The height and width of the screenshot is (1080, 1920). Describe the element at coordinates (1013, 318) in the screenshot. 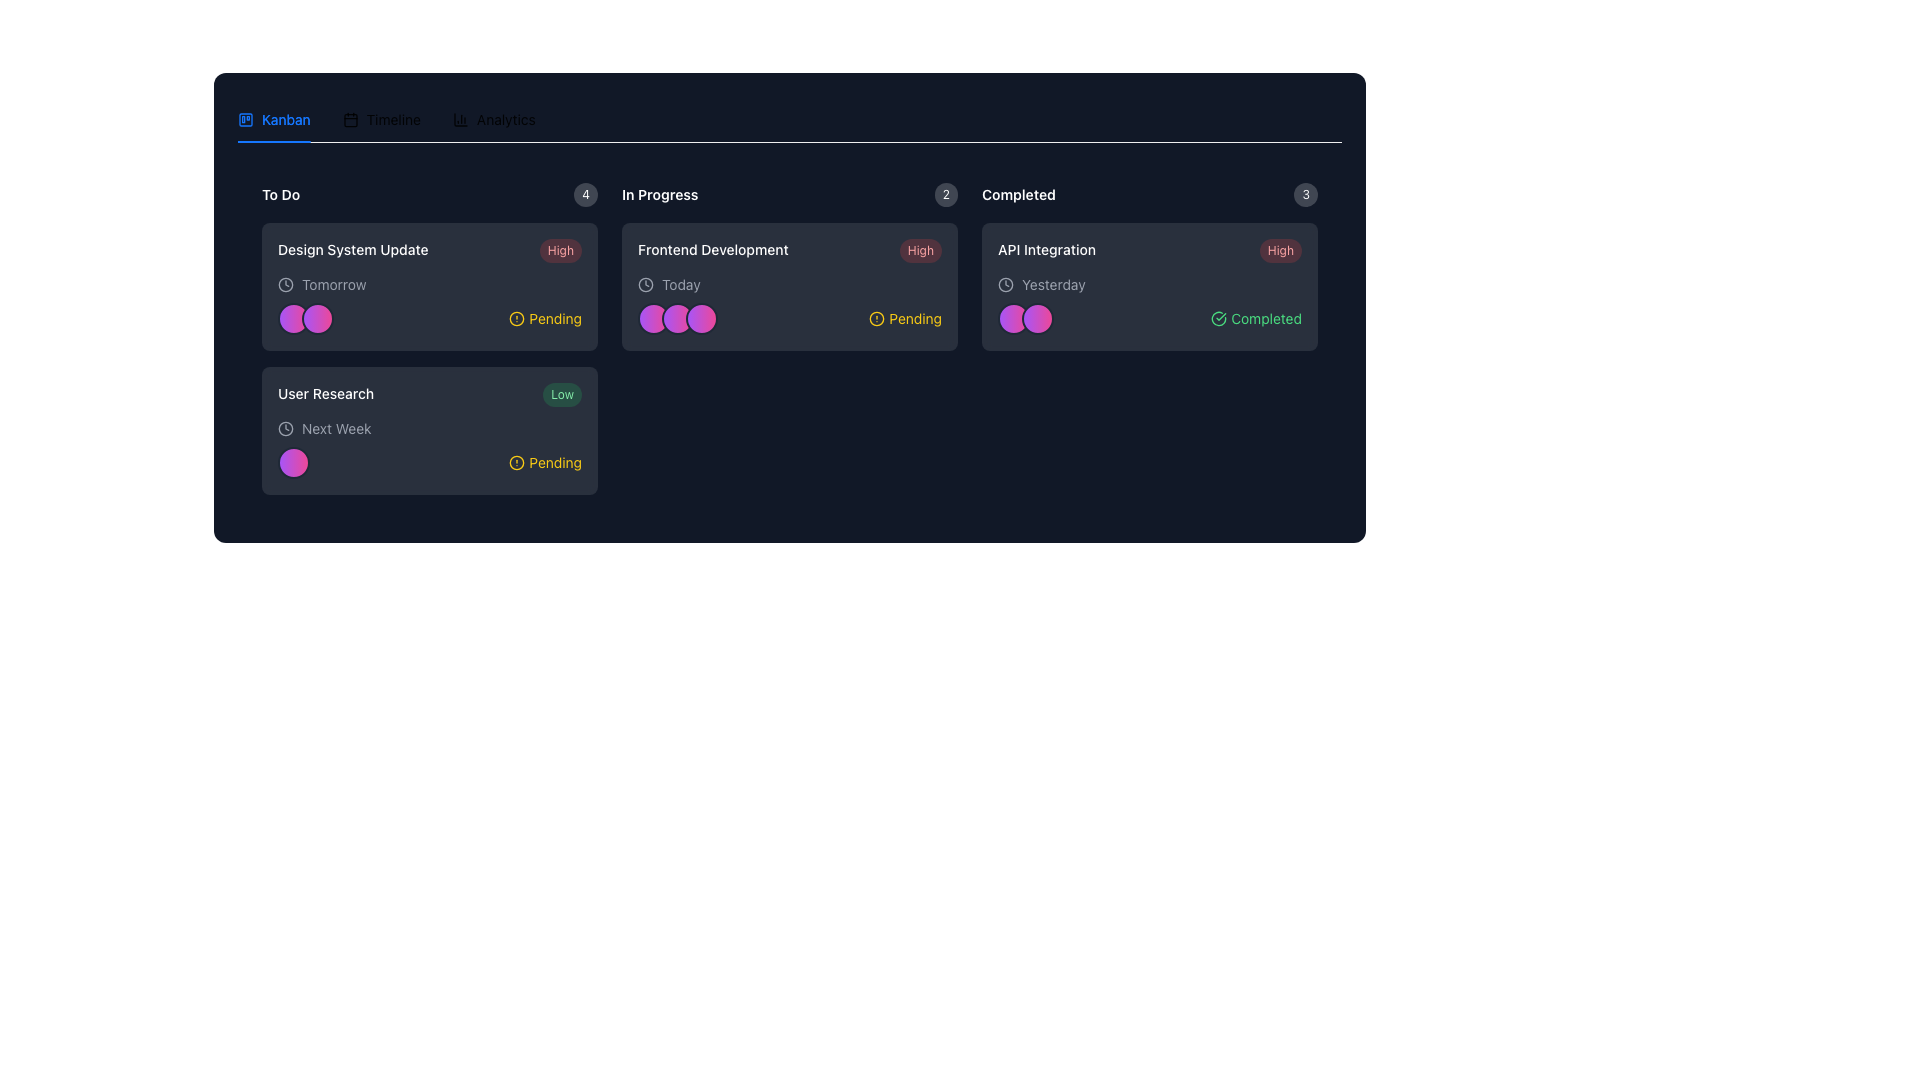

I see `the leftmost circular avatar marker in the 'Completed' section under the 'API Integration' task card` at that location.